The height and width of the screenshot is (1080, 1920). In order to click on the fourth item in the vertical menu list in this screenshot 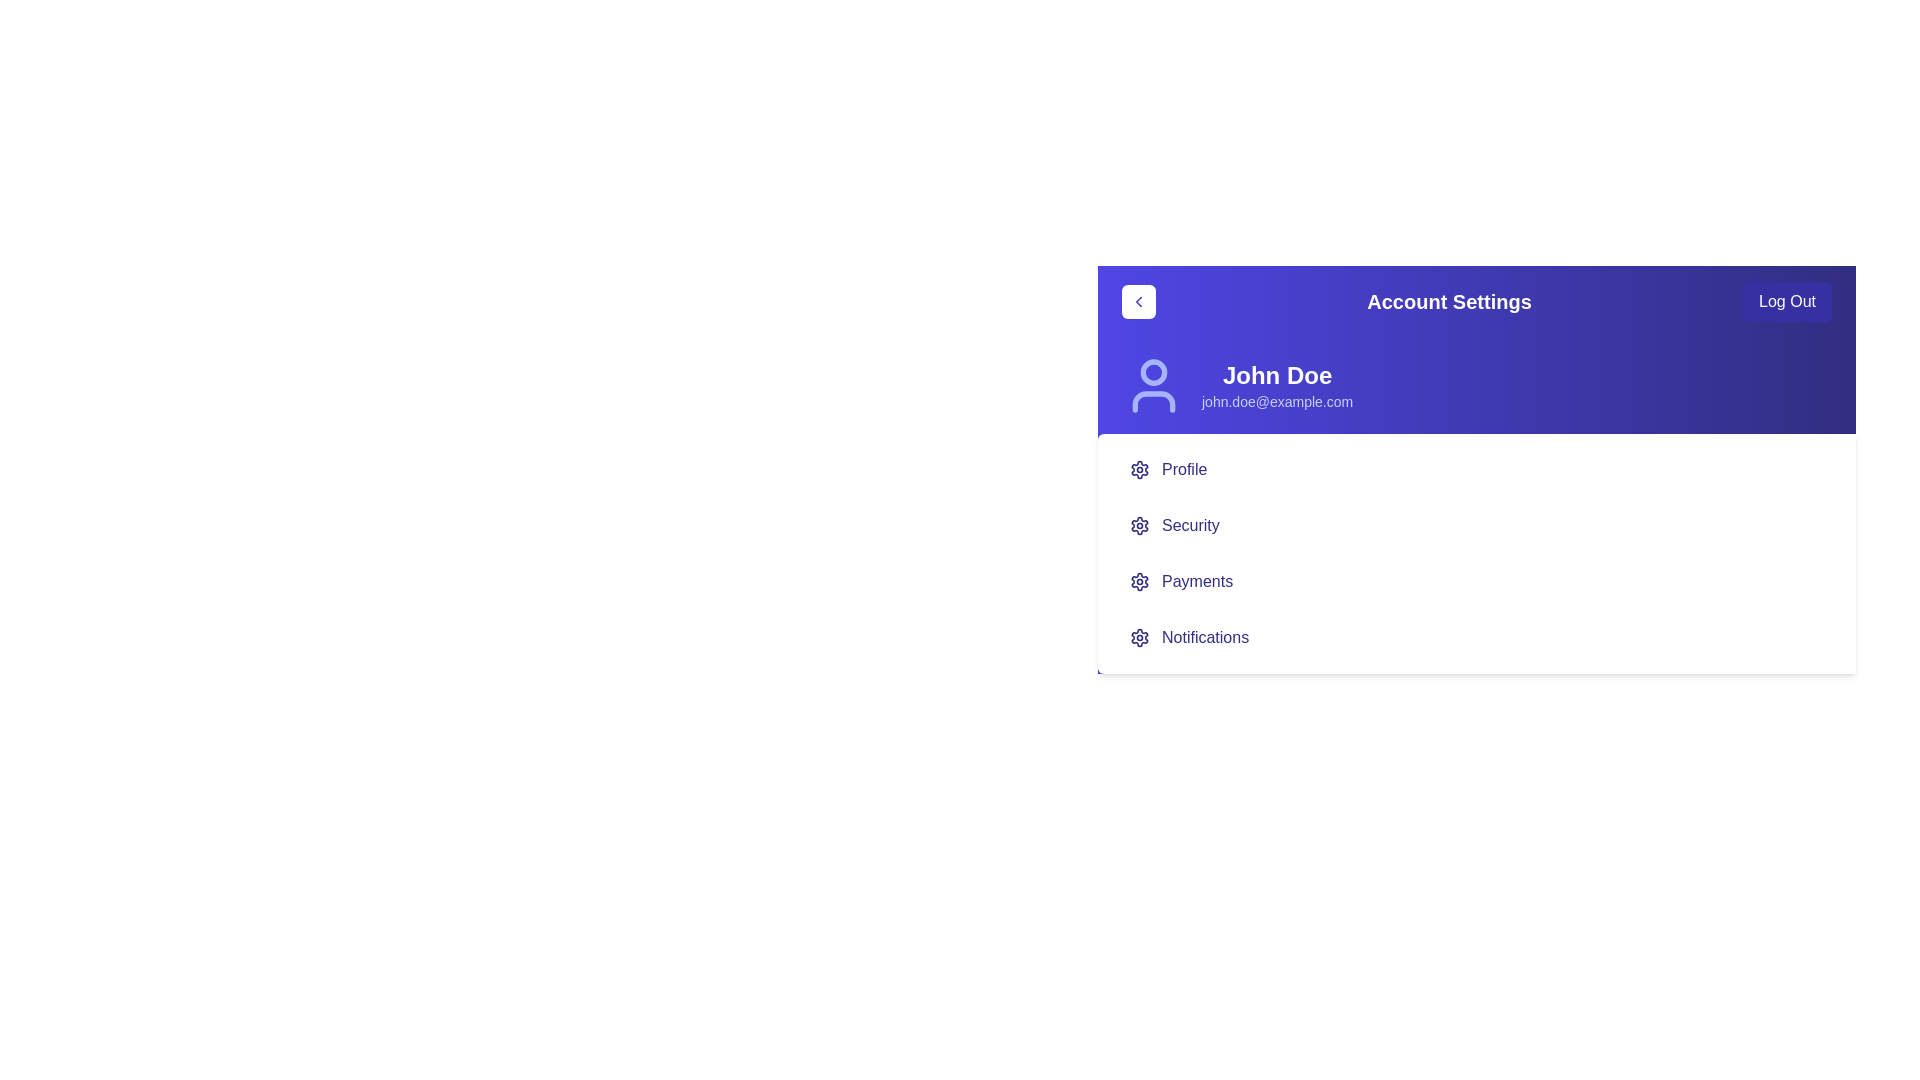, I will do `click(1477, 637)`.